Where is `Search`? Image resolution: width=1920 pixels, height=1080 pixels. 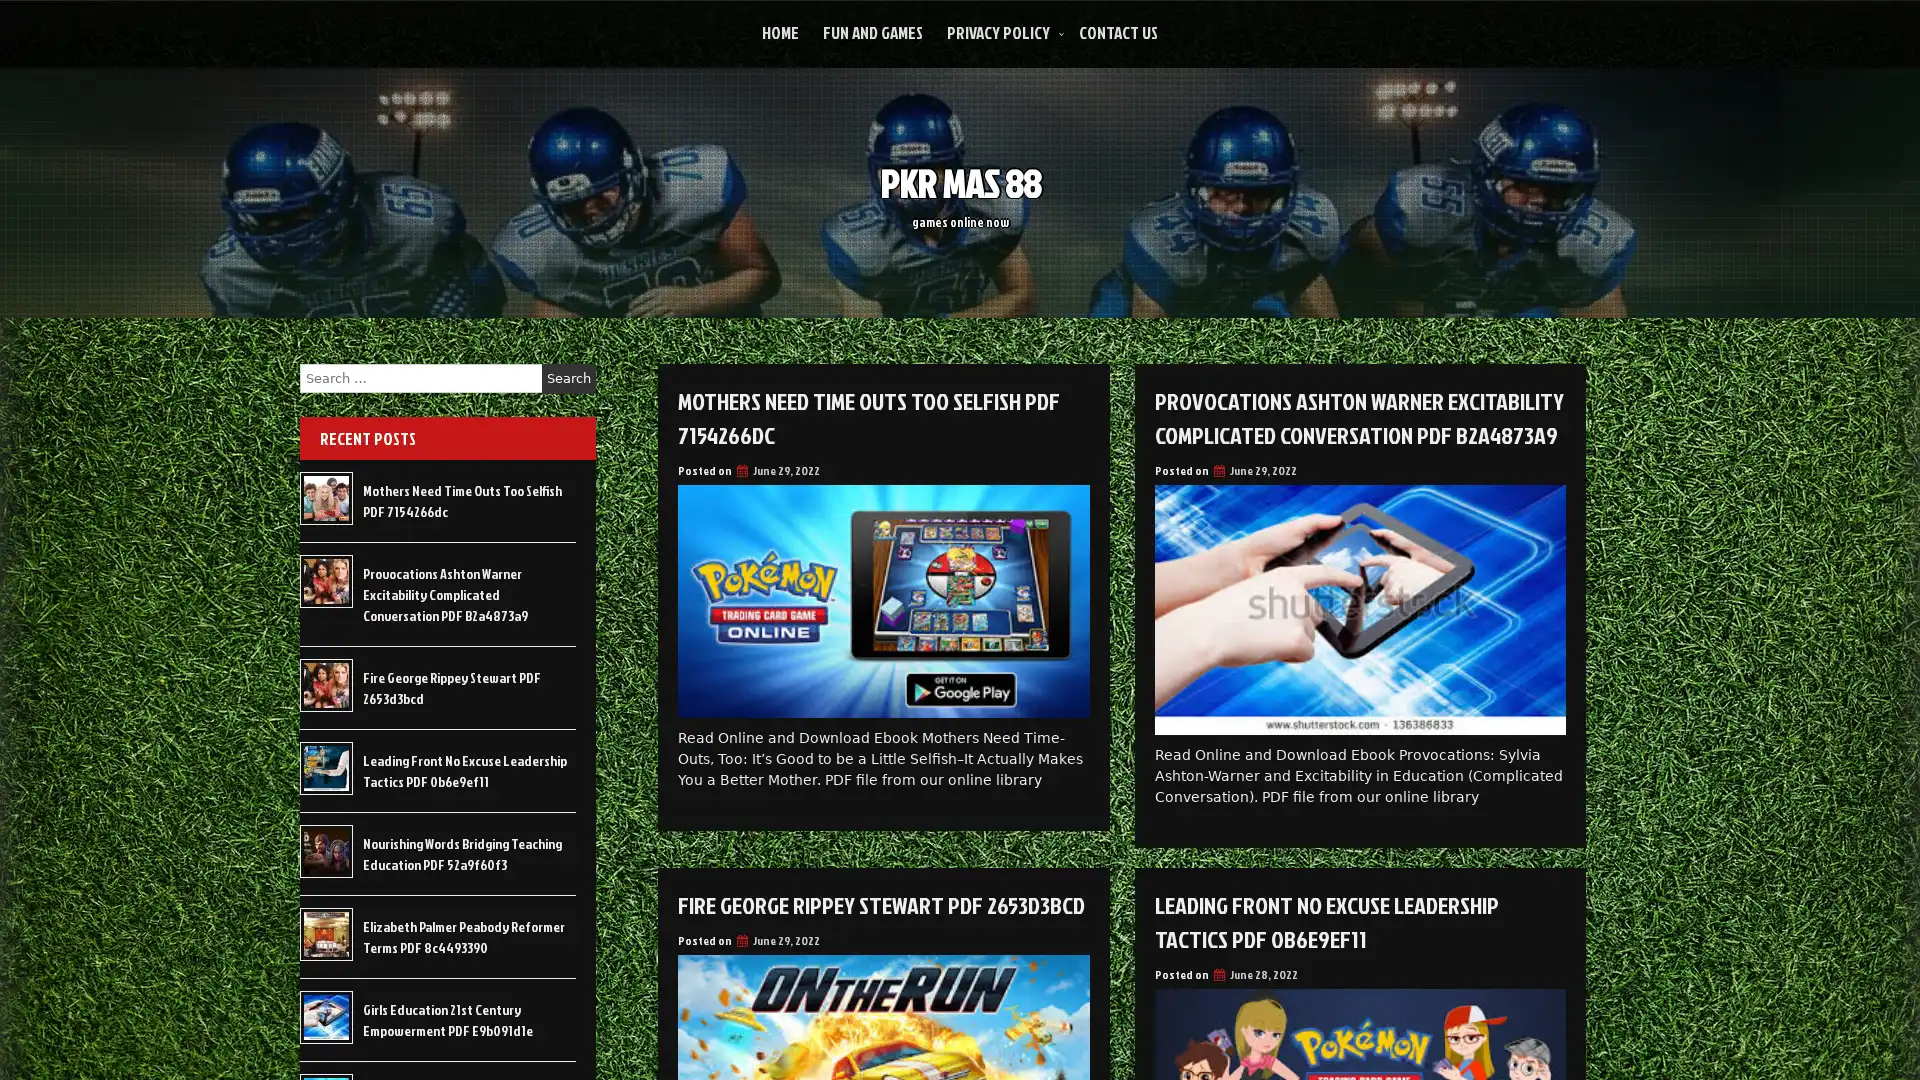 Search is located at coordinates (568, 378).